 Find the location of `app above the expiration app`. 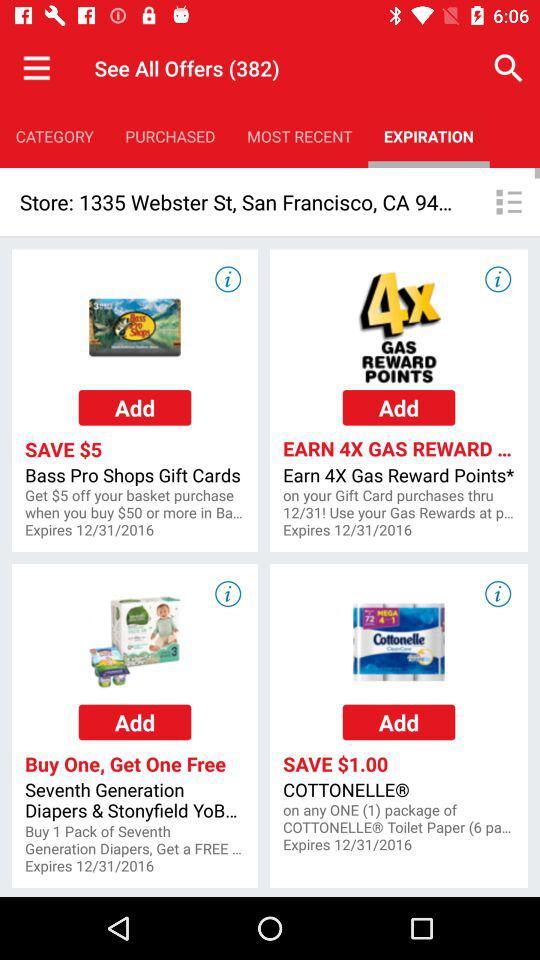

app above the expiration app is located at coordinates (508, 68).